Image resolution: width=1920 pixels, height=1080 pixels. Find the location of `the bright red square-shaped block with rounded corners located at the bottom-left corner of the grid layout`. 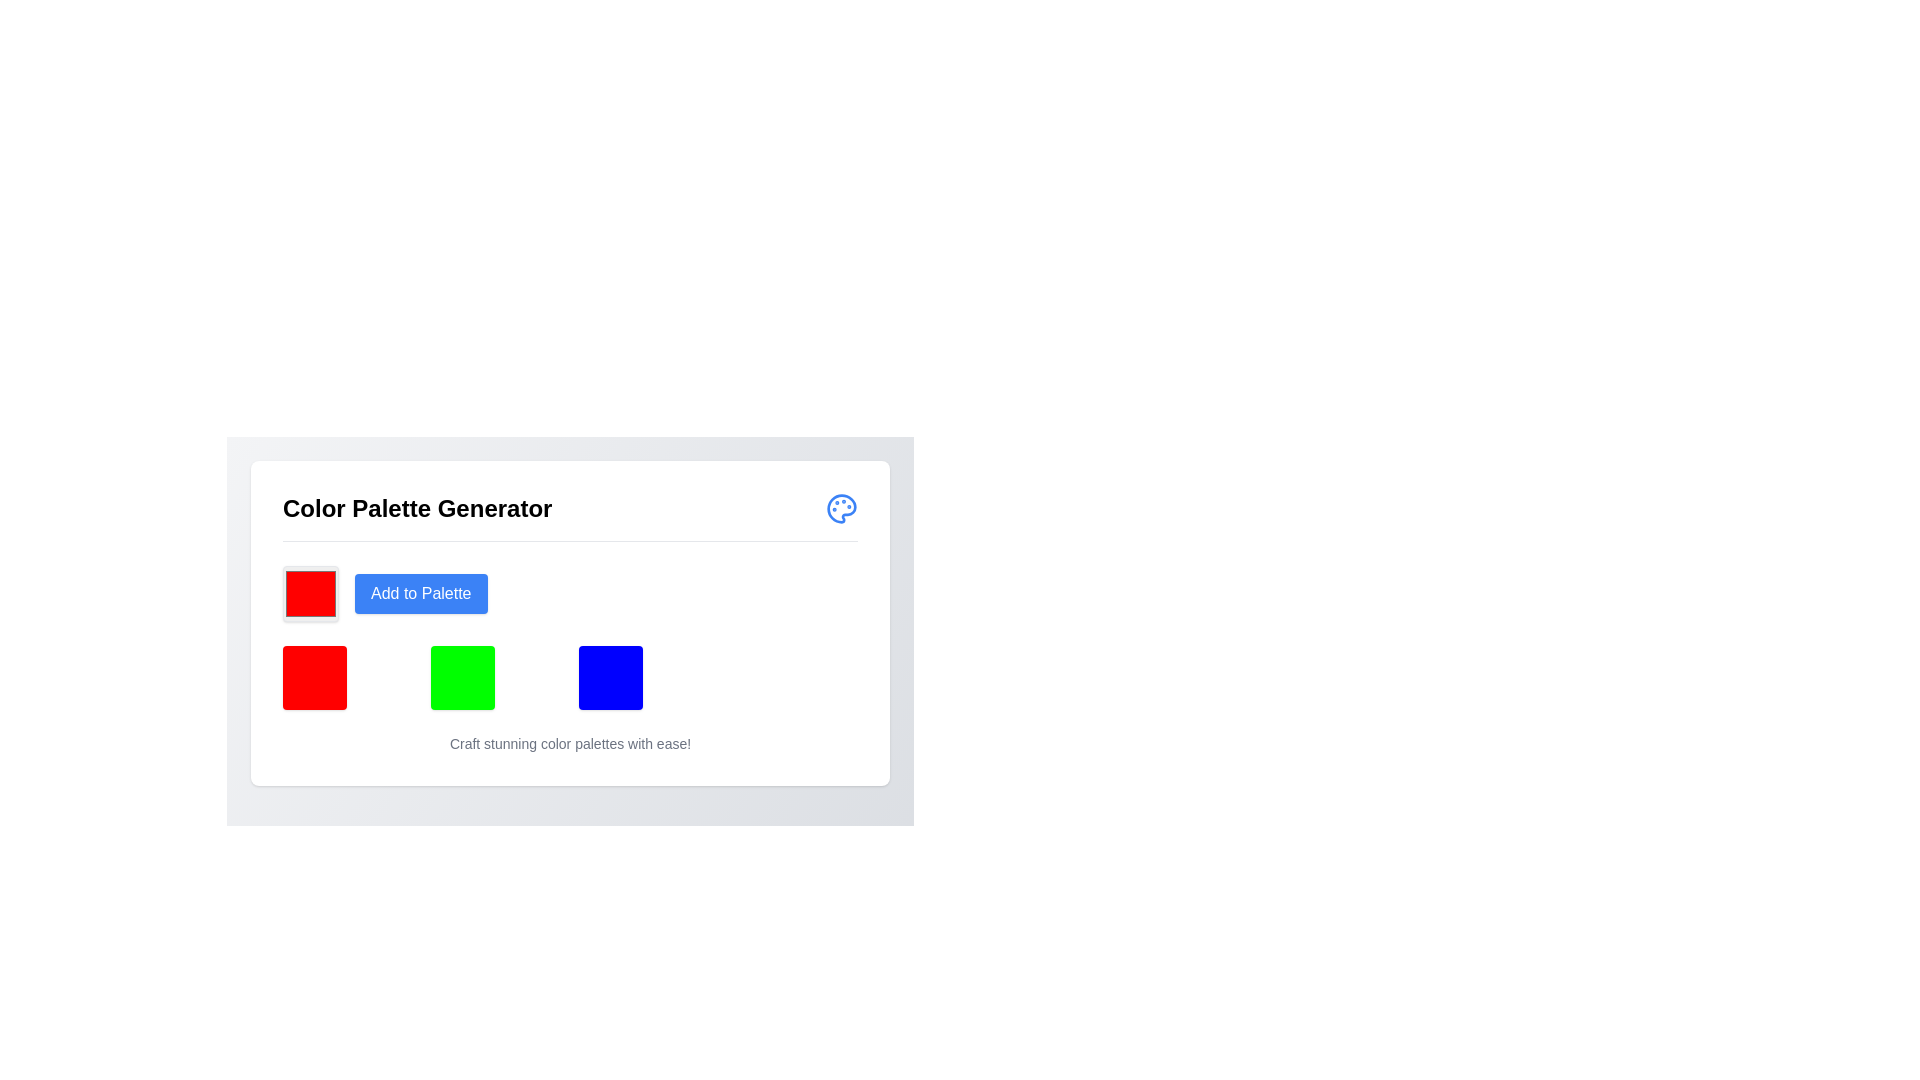

the bright red square-shaped block with rounded corners located at the bottom-left corner of the grid layout is located at coordinates (314, 677).